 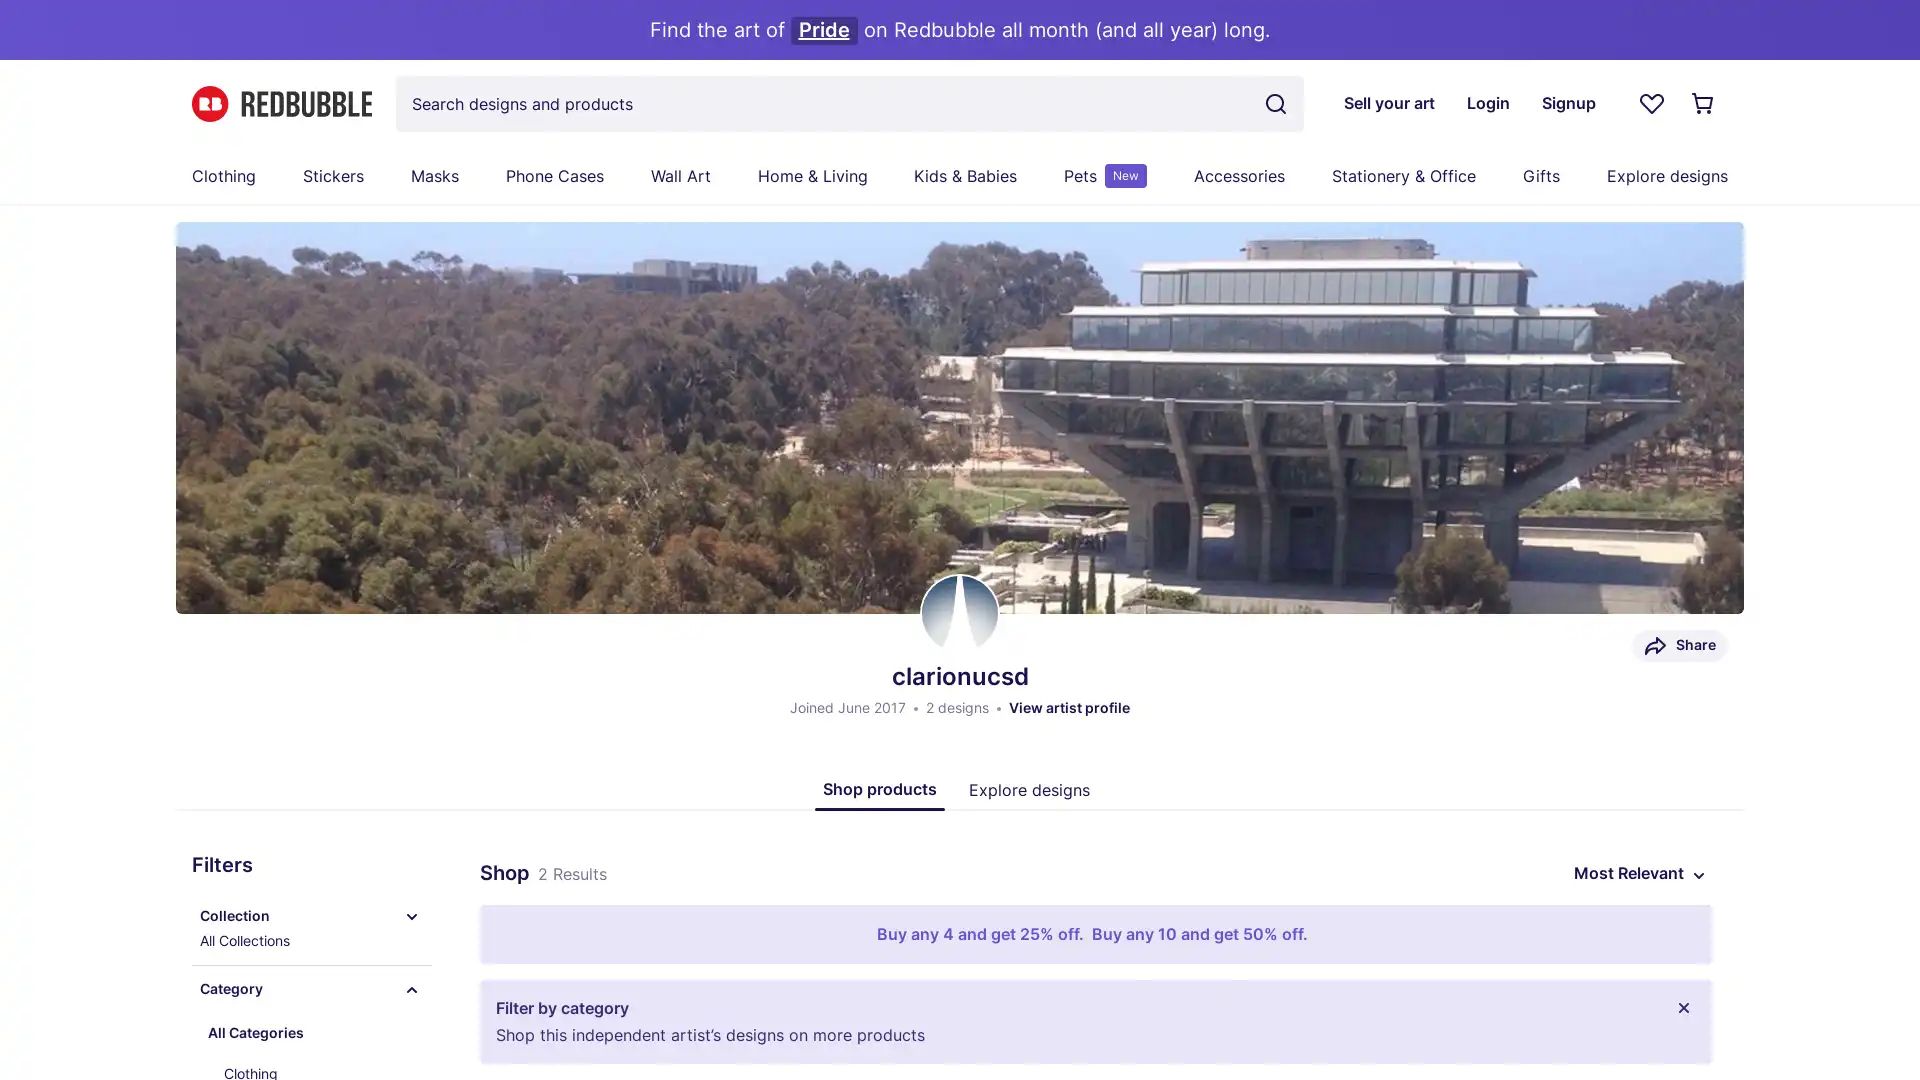 I want to click on Collection All Collections, so click(x=311, y=929).